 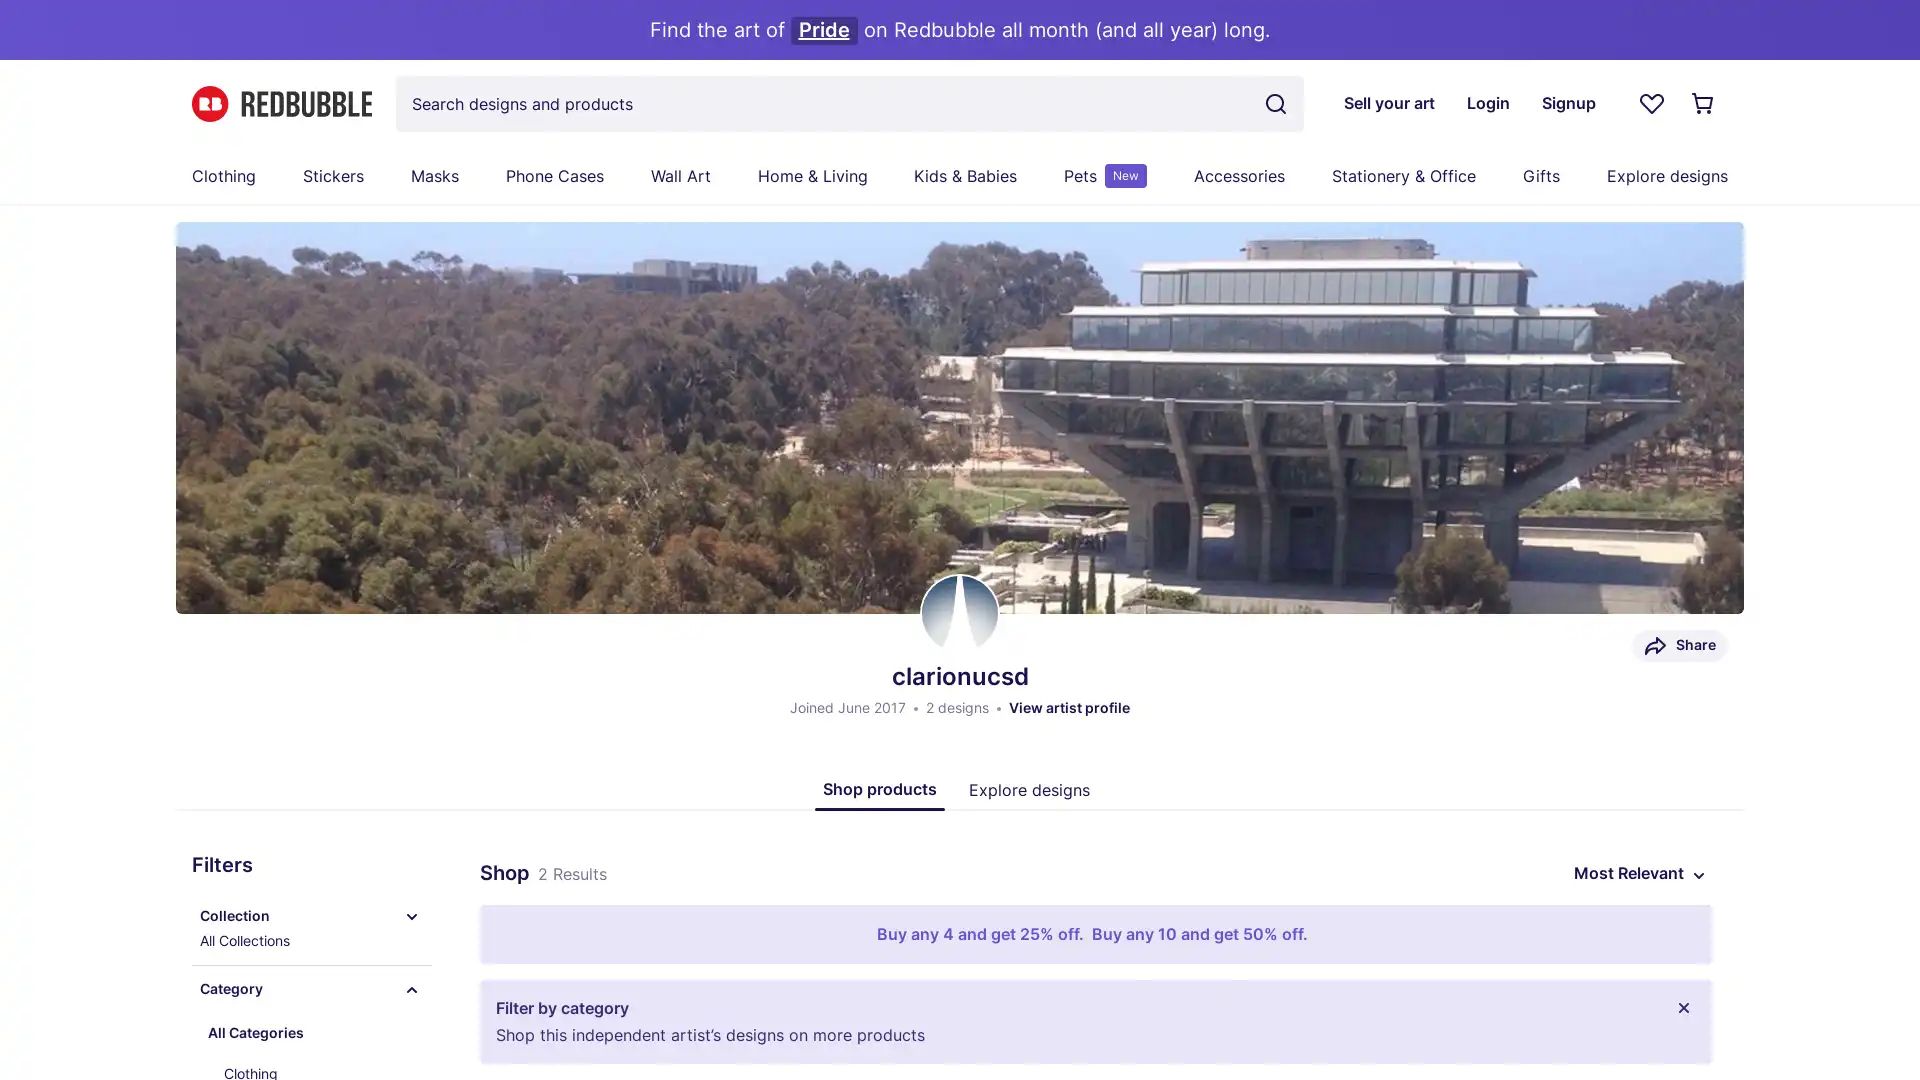 I want to click on Collection All Collections, so click(x=311, y=929).